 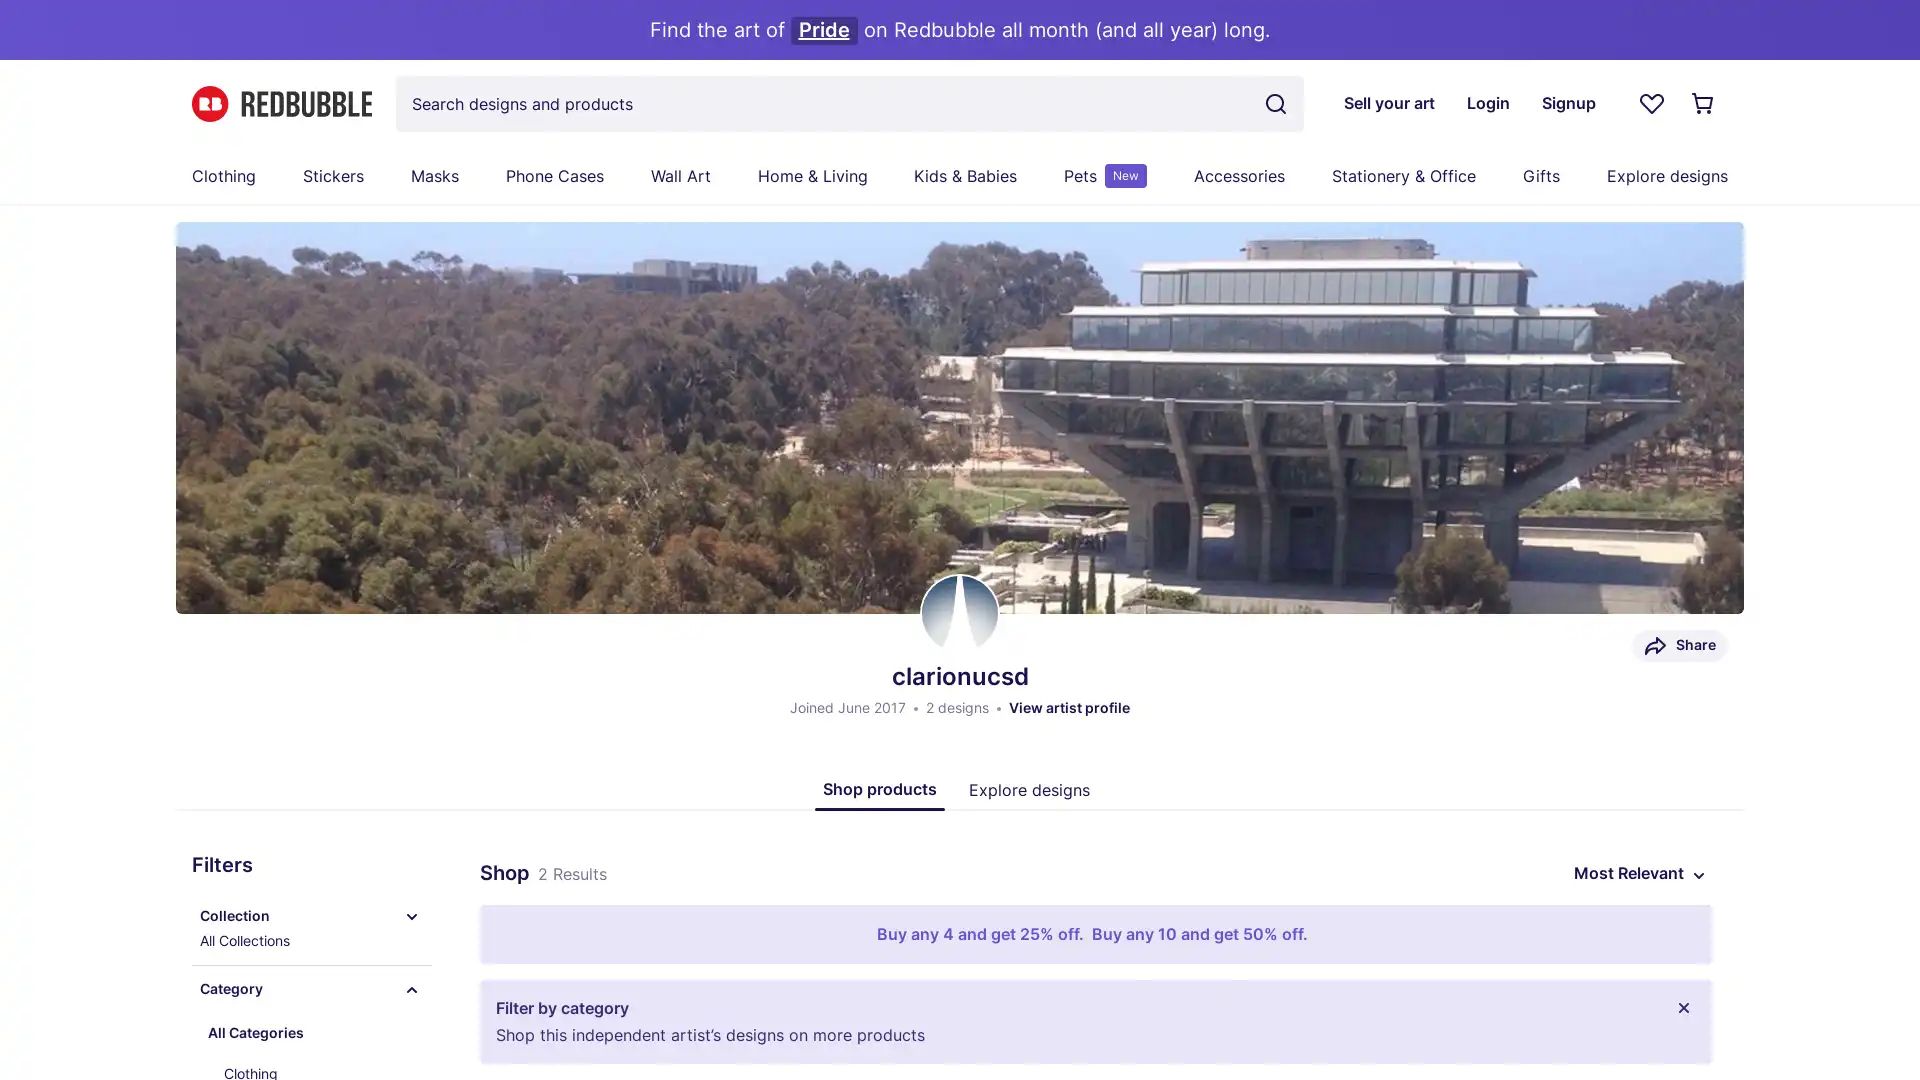 I want to click on Collection All Collections, so click(x=311, y=929).